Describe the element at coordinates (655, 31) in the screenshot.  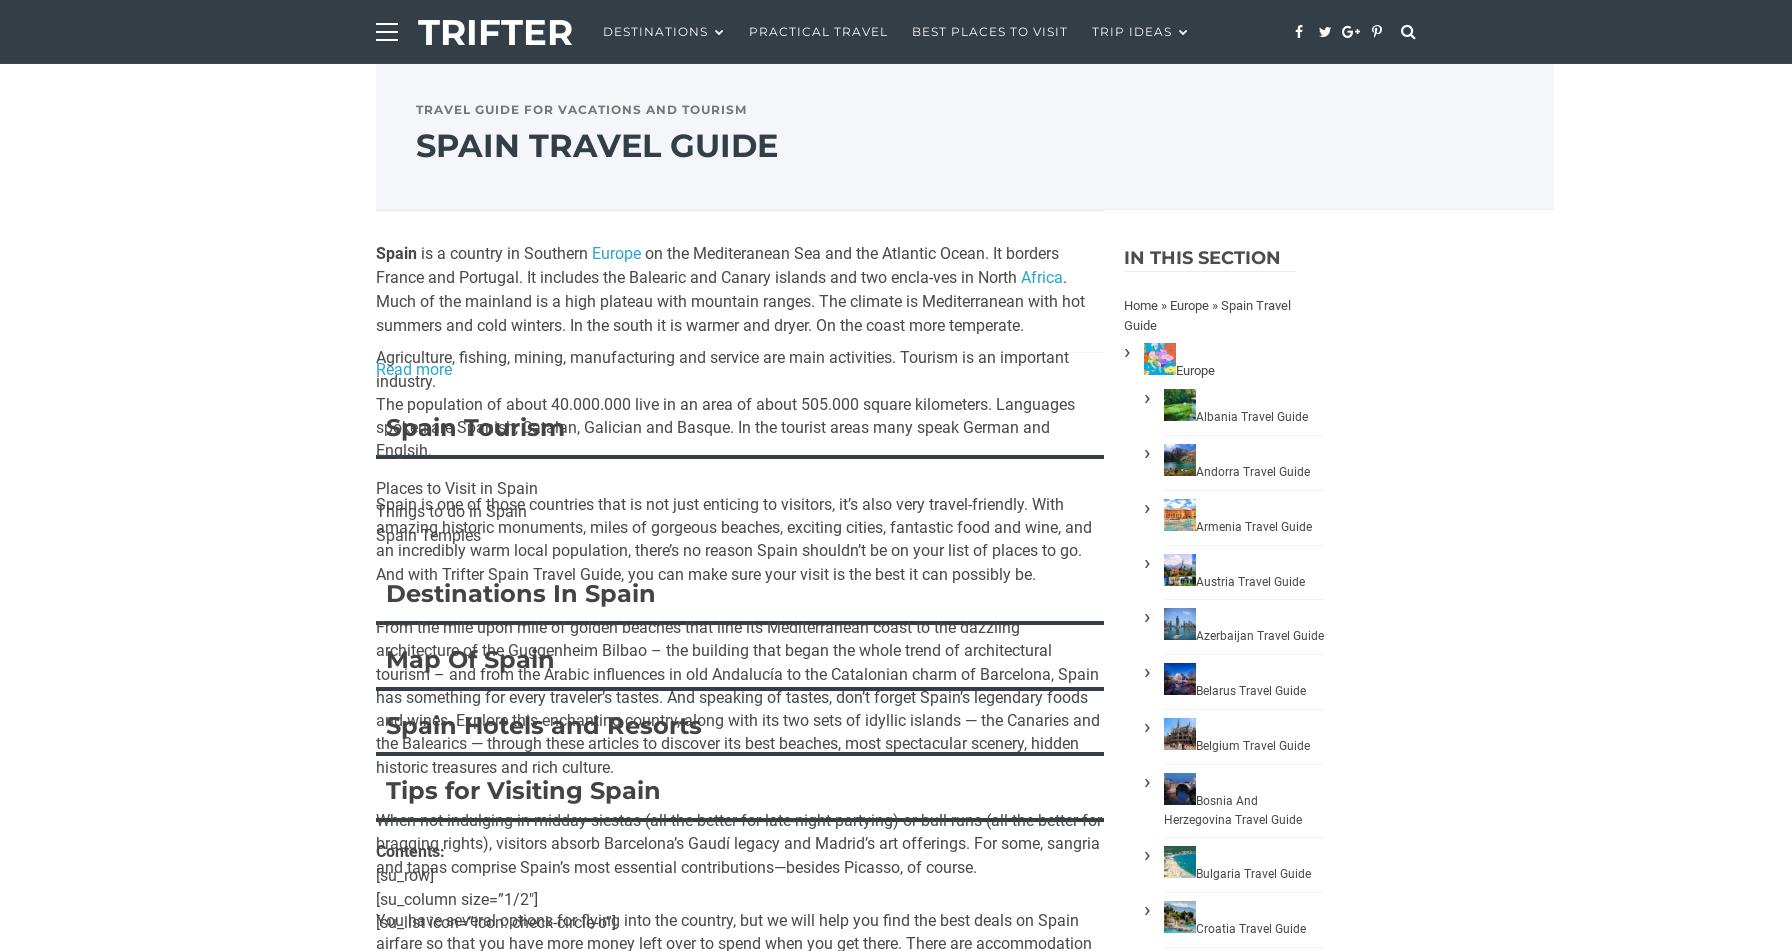
I see `'Destinations'` at that location.